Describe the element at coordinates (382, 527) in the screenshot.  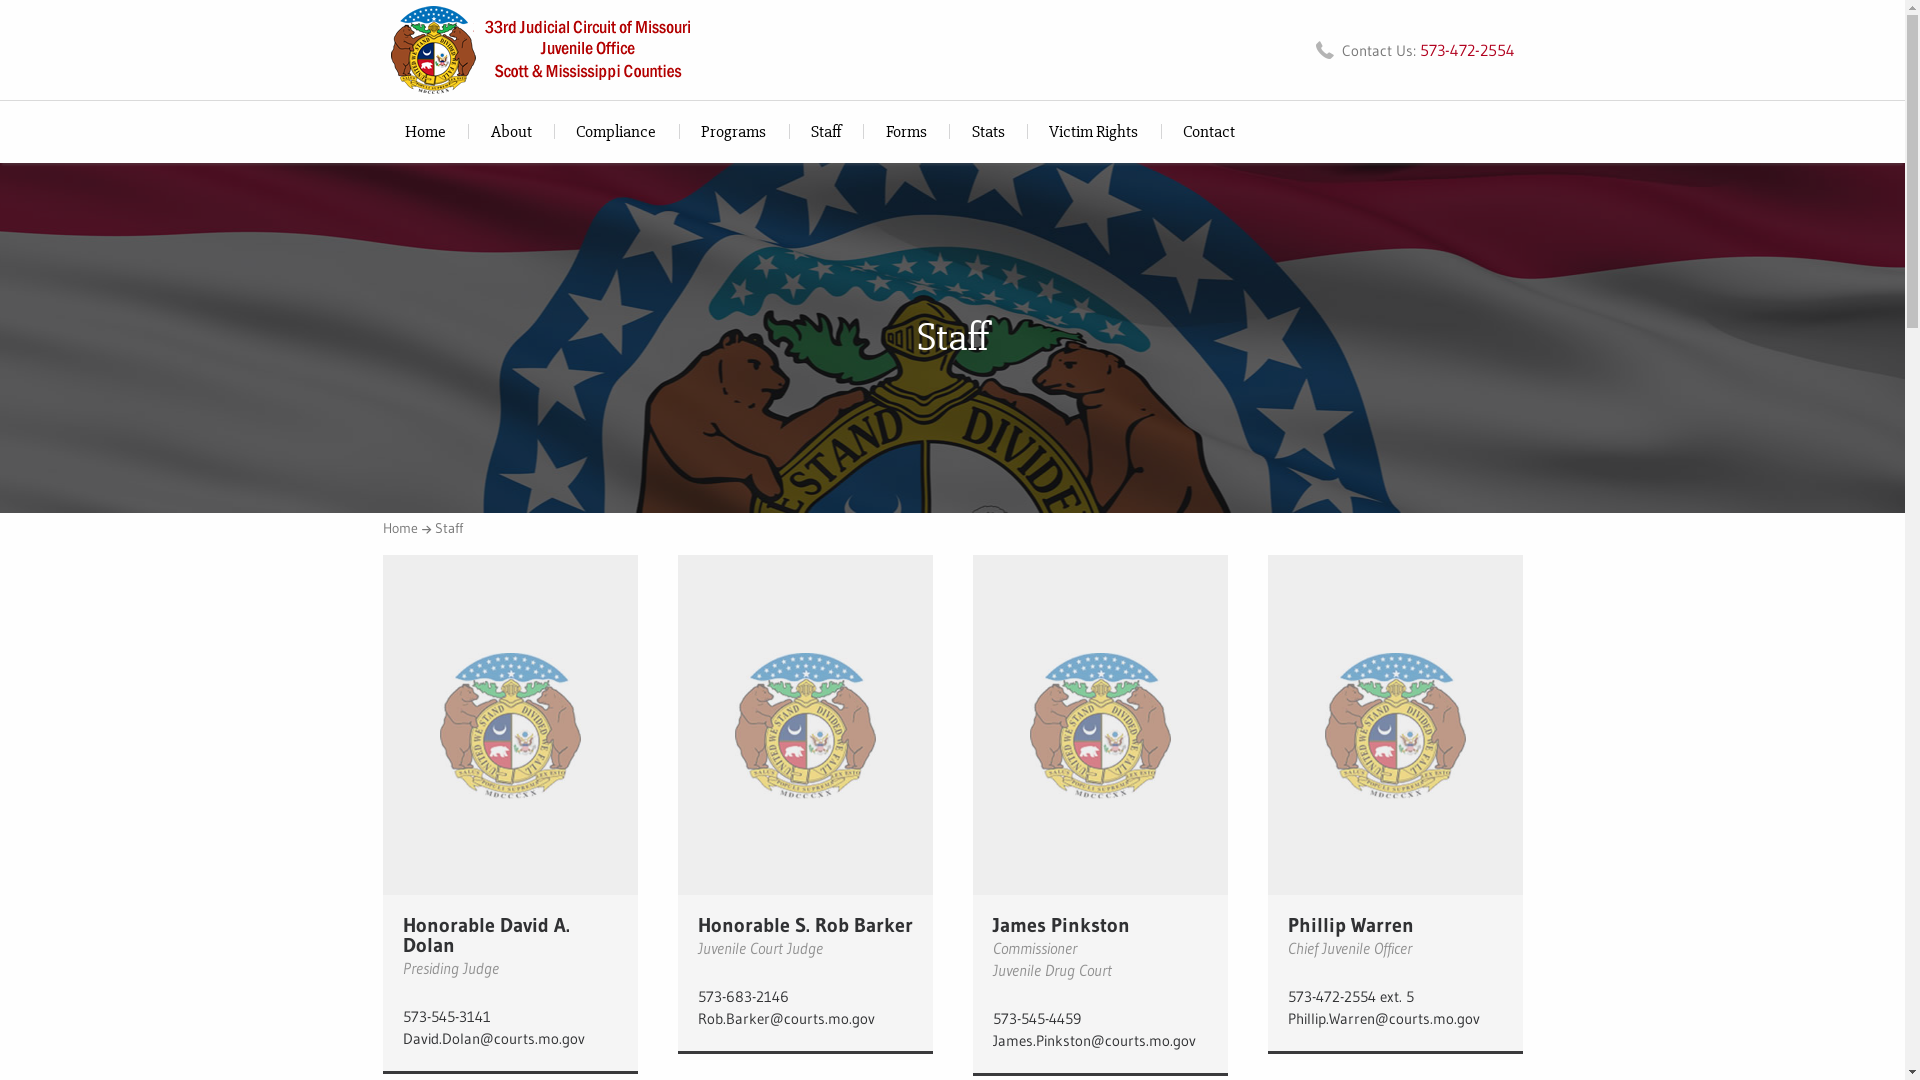
I see `'Home'` at that location.